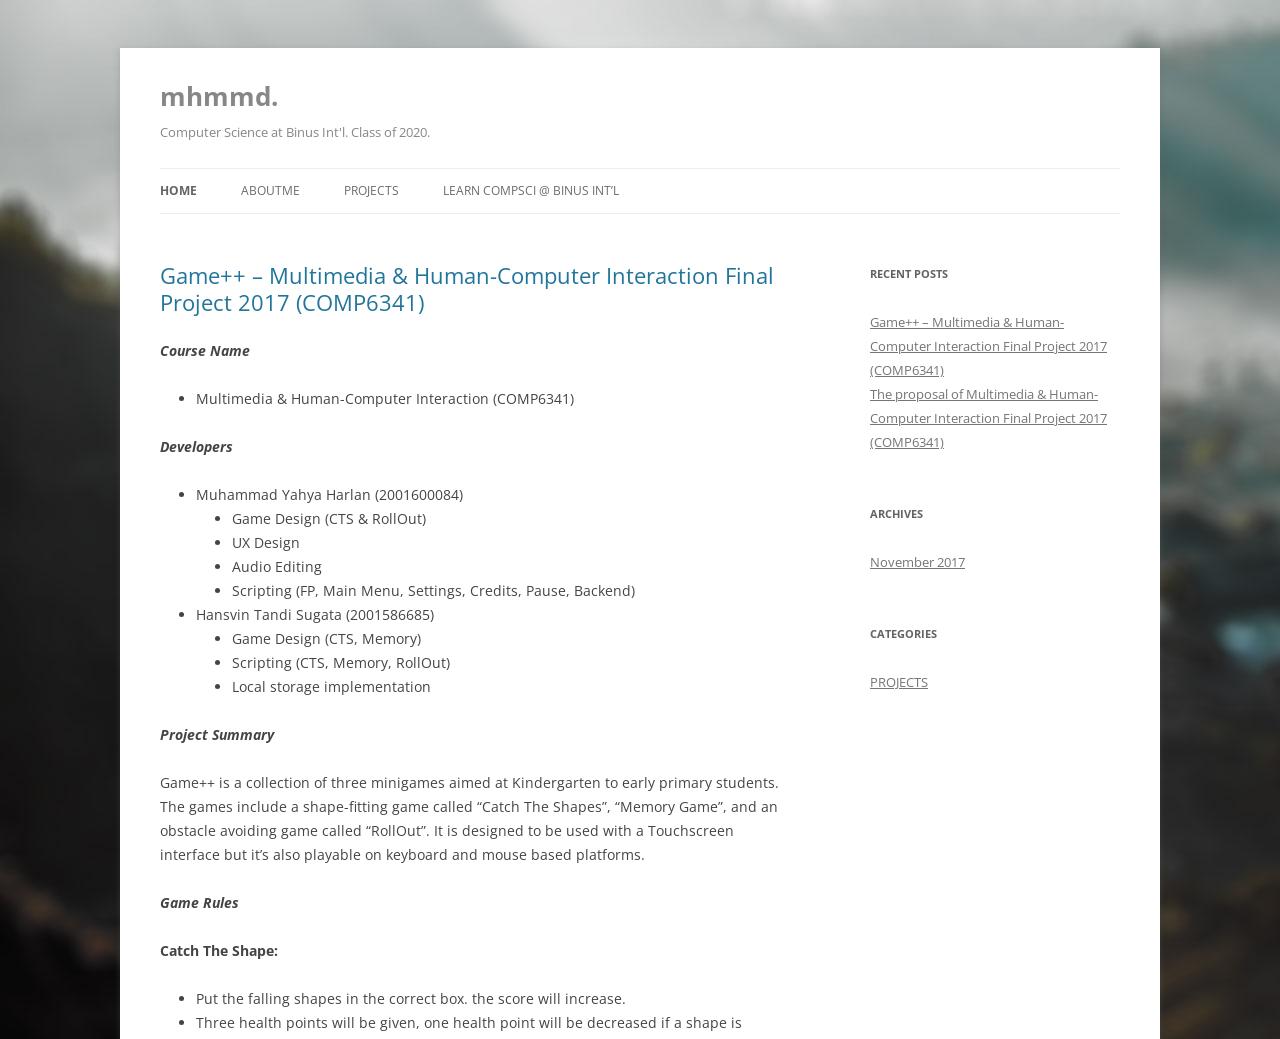 The width and height of the screenshot is (1280, 1039). I want to click on 'Muhammad Yahya Harlan (2001600084)', so click(329, 493).